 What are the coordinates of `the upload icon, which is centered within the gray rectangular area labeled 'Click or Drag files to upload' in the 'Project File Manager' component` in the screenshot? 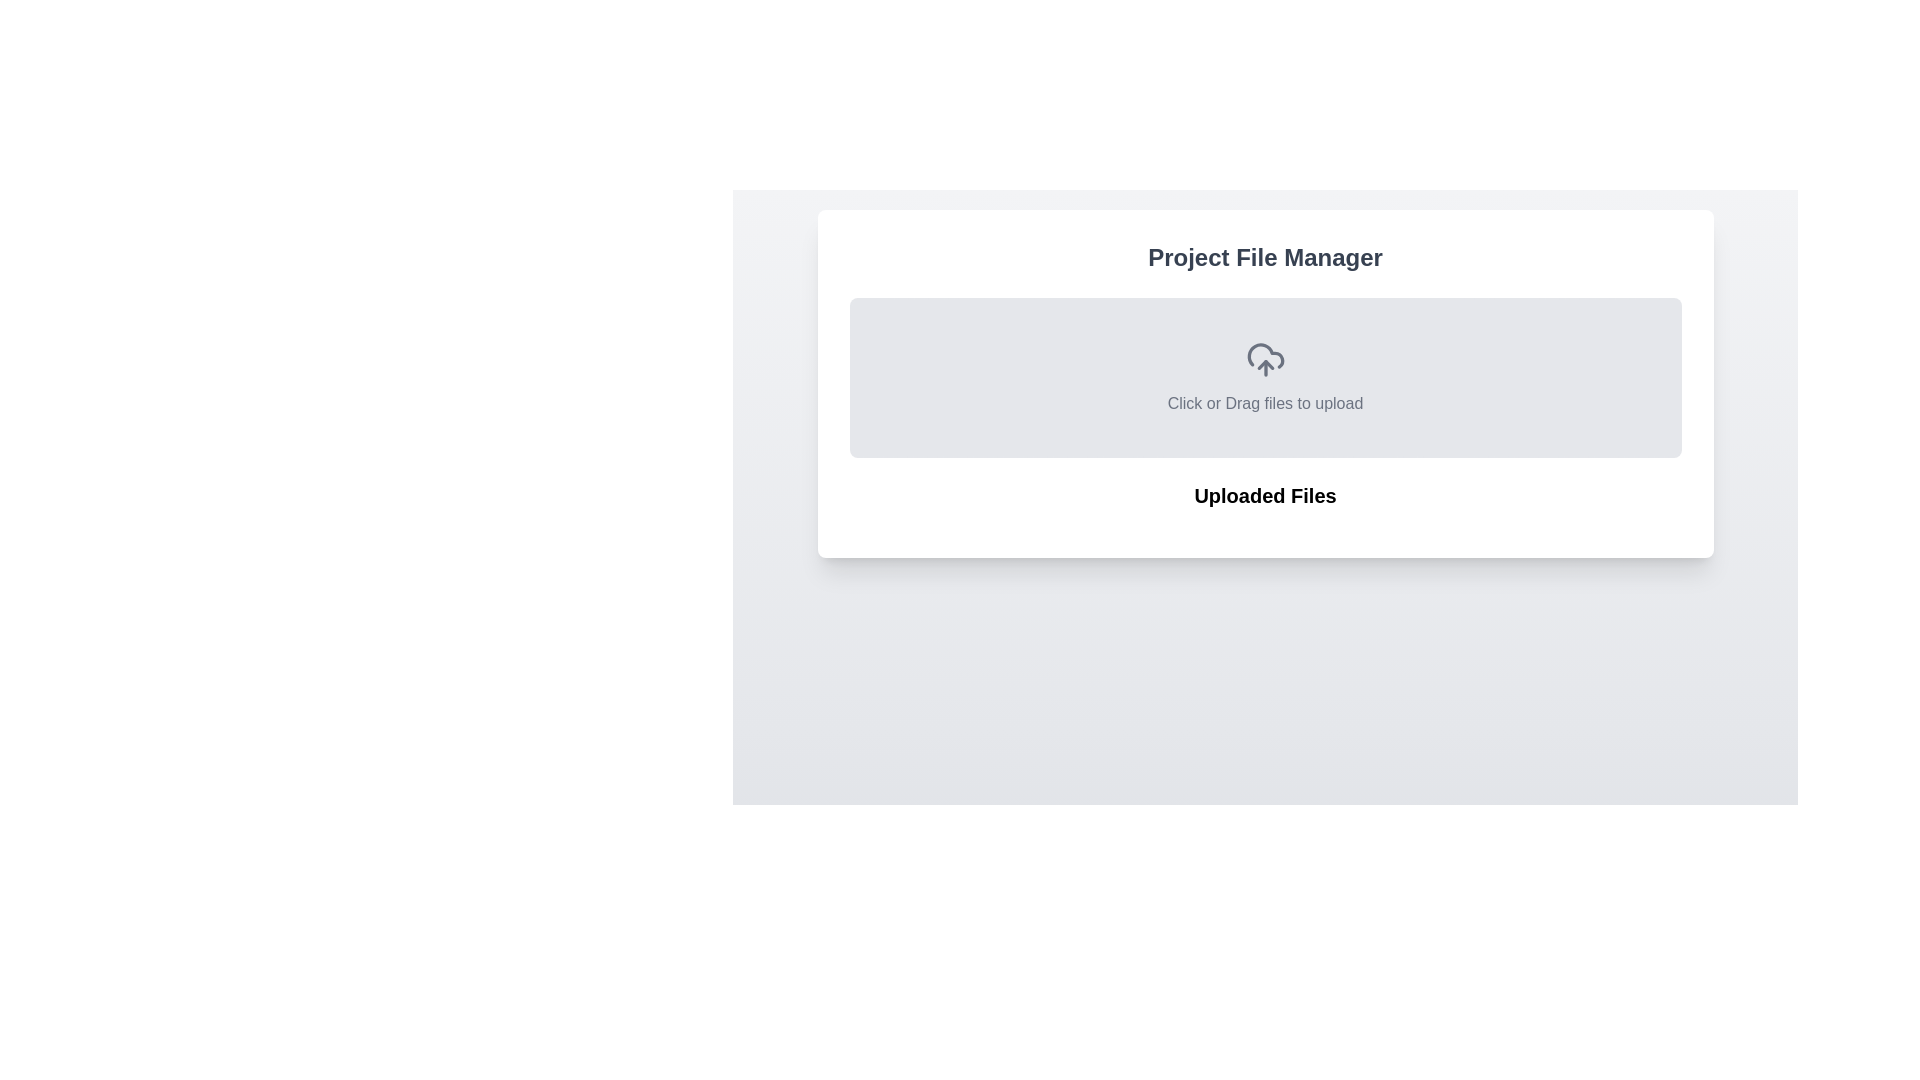 It's located at (1264, 358).